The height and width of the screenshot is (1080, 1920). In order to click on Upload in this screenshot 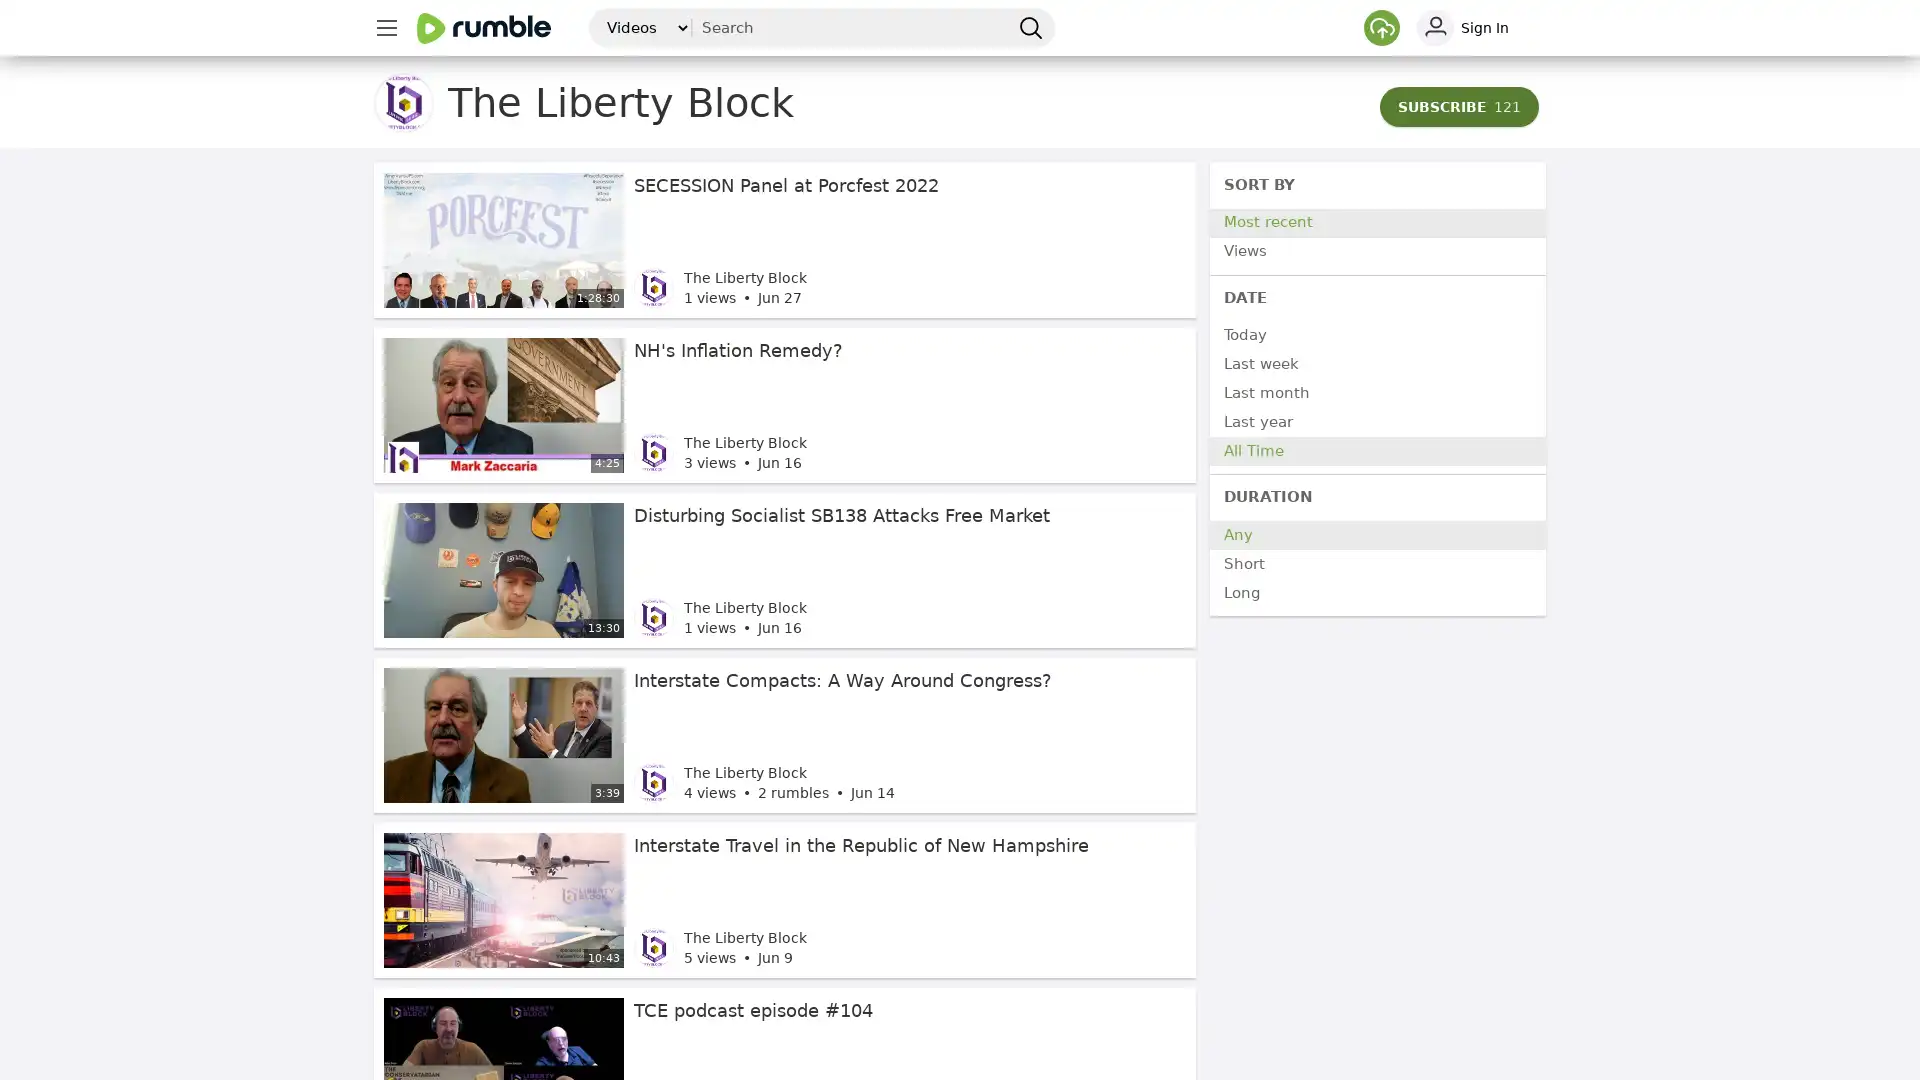, I will do `click(1381, 27)`.